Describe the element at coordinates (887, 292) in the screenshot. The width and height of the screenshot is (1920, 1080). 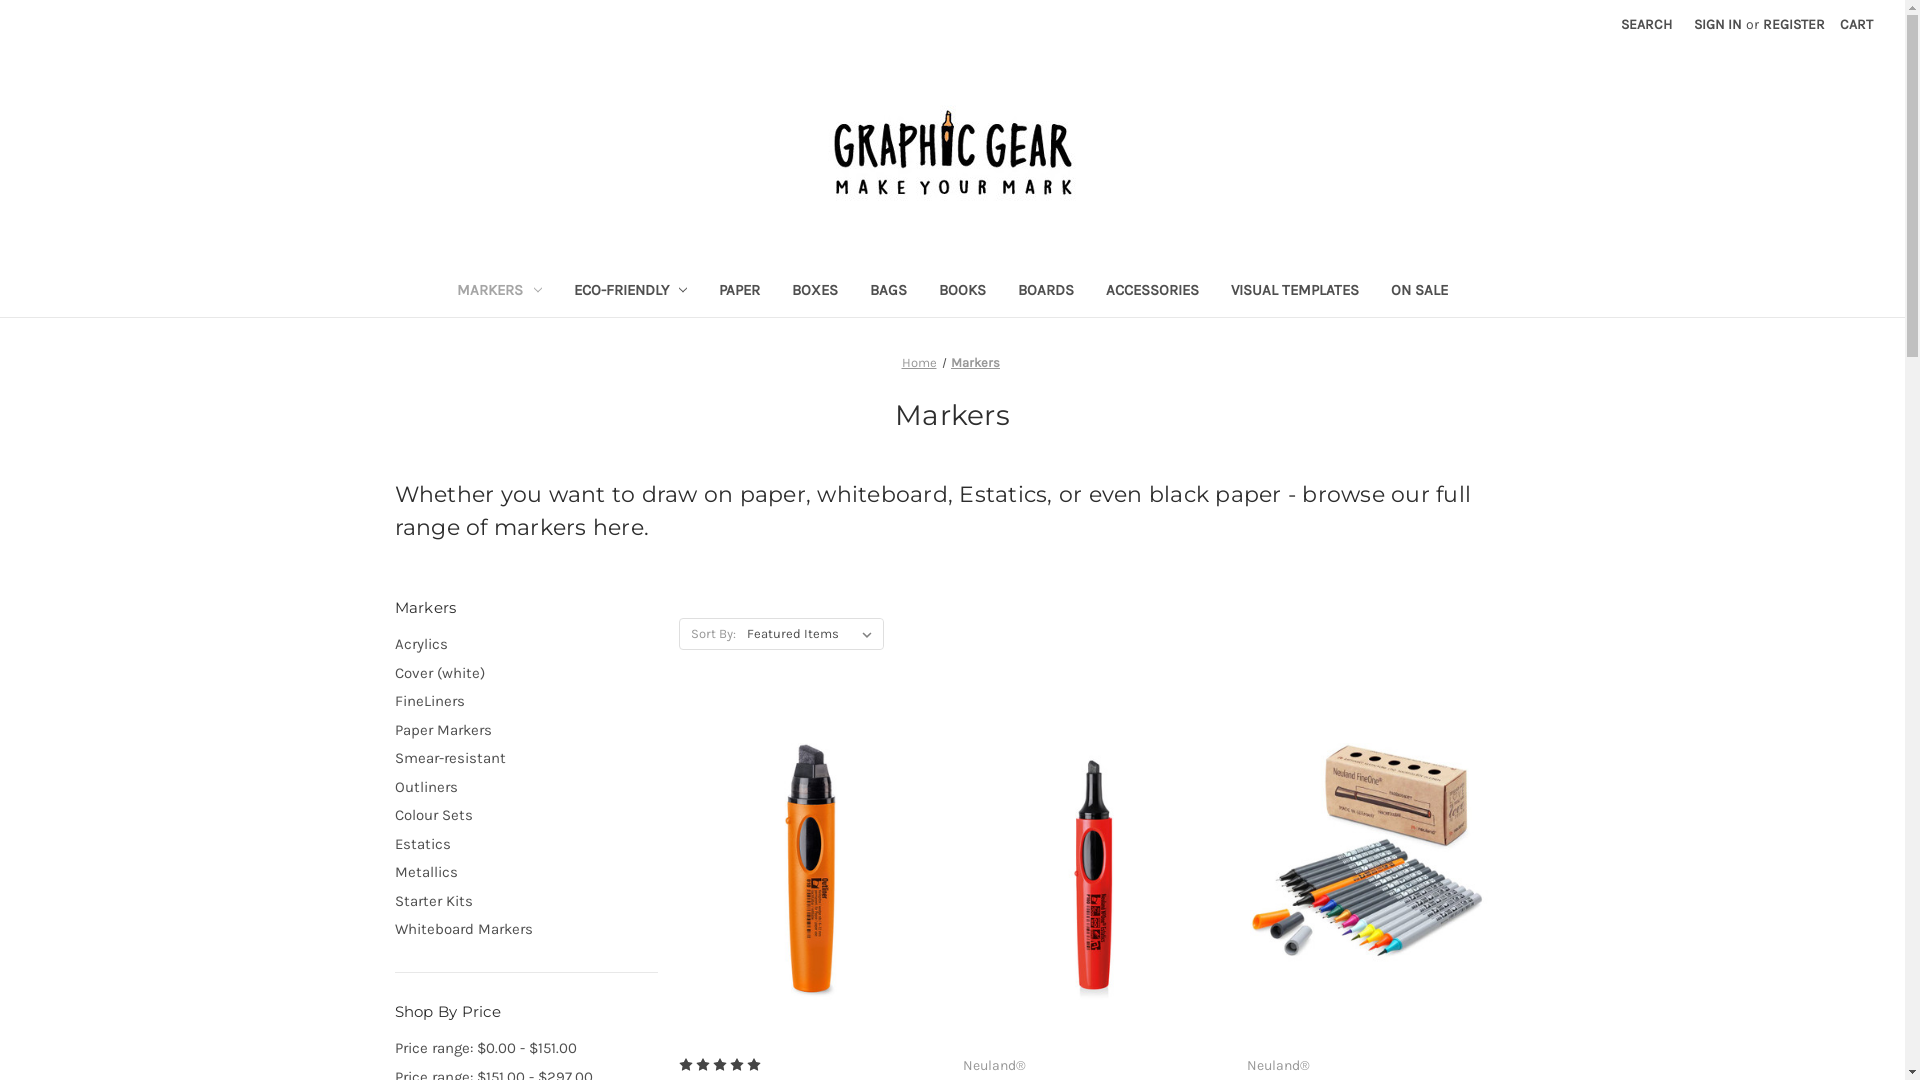
I see `'BAGS'` at that location.